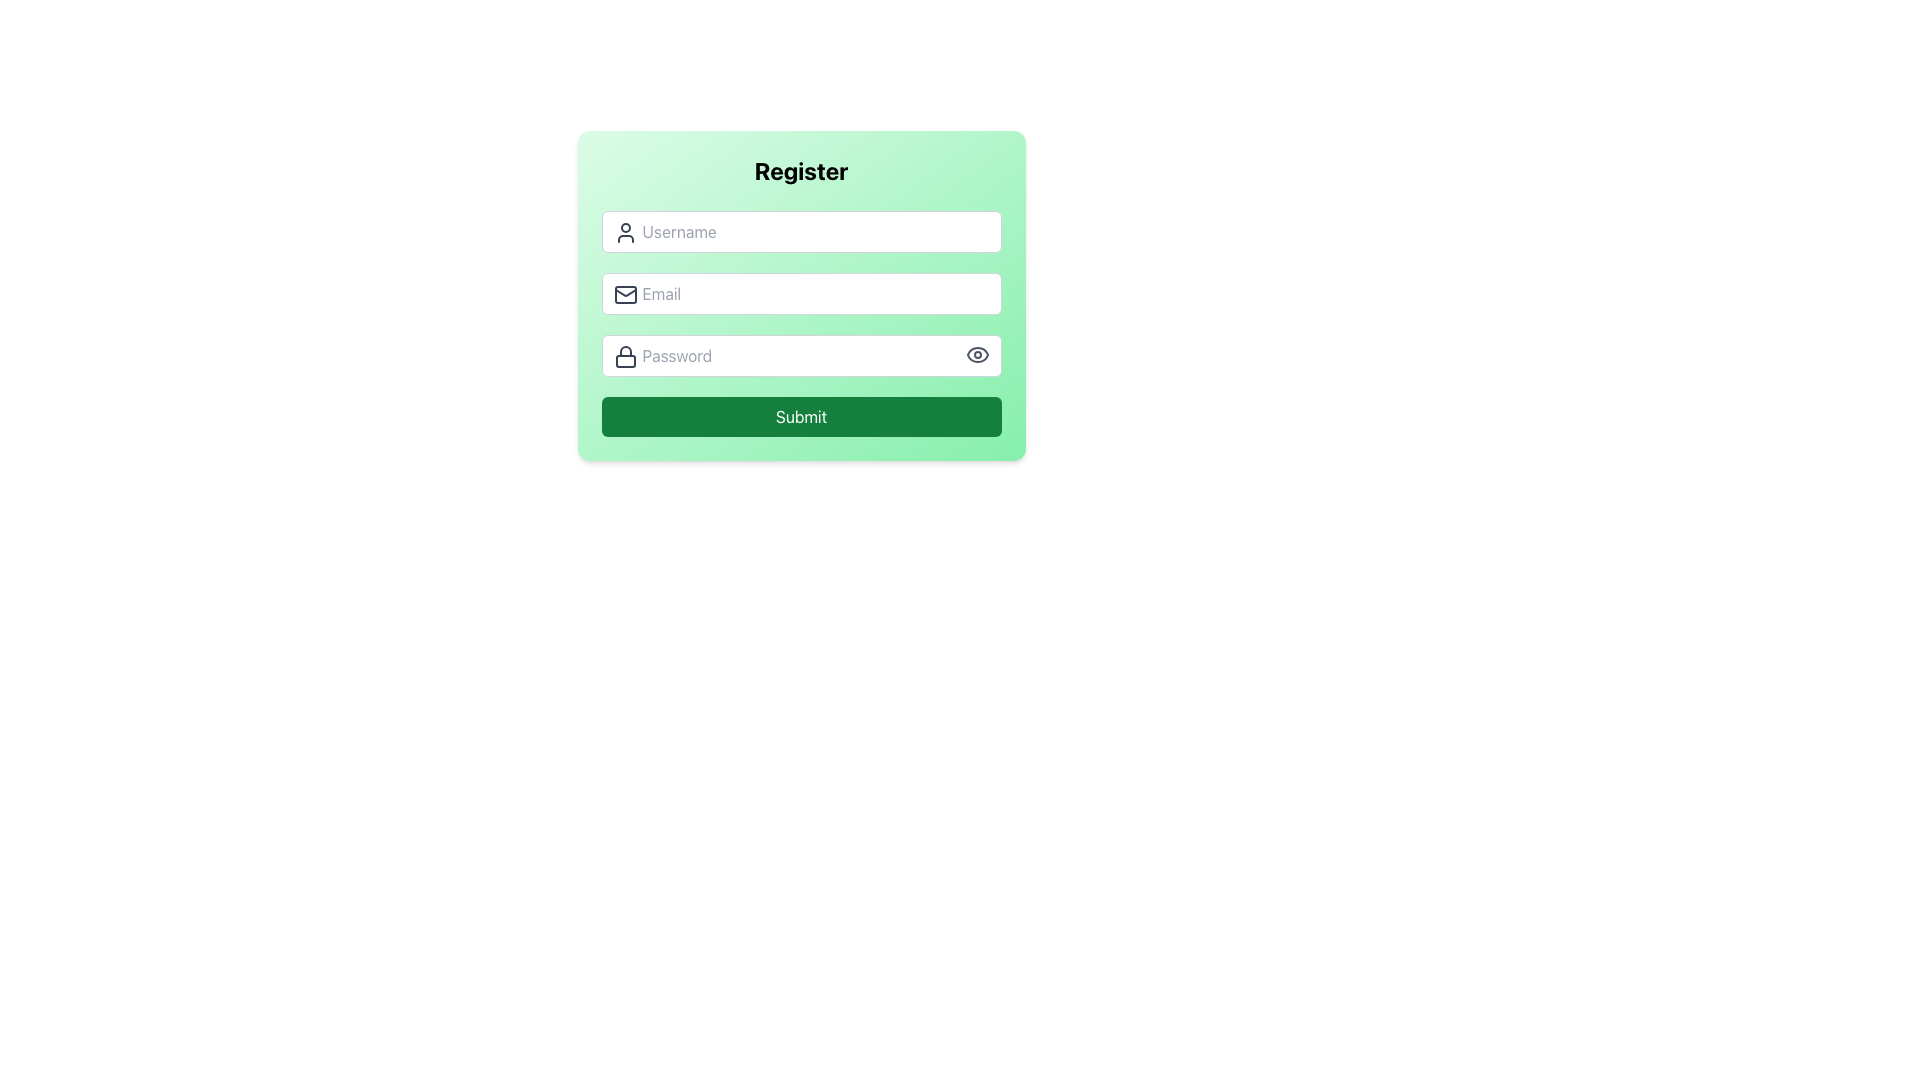  Describe the element at coordinates (801, 415) in the screenshot. I see `the green 'Submit' button located at the bottom of the registration form` at that location.